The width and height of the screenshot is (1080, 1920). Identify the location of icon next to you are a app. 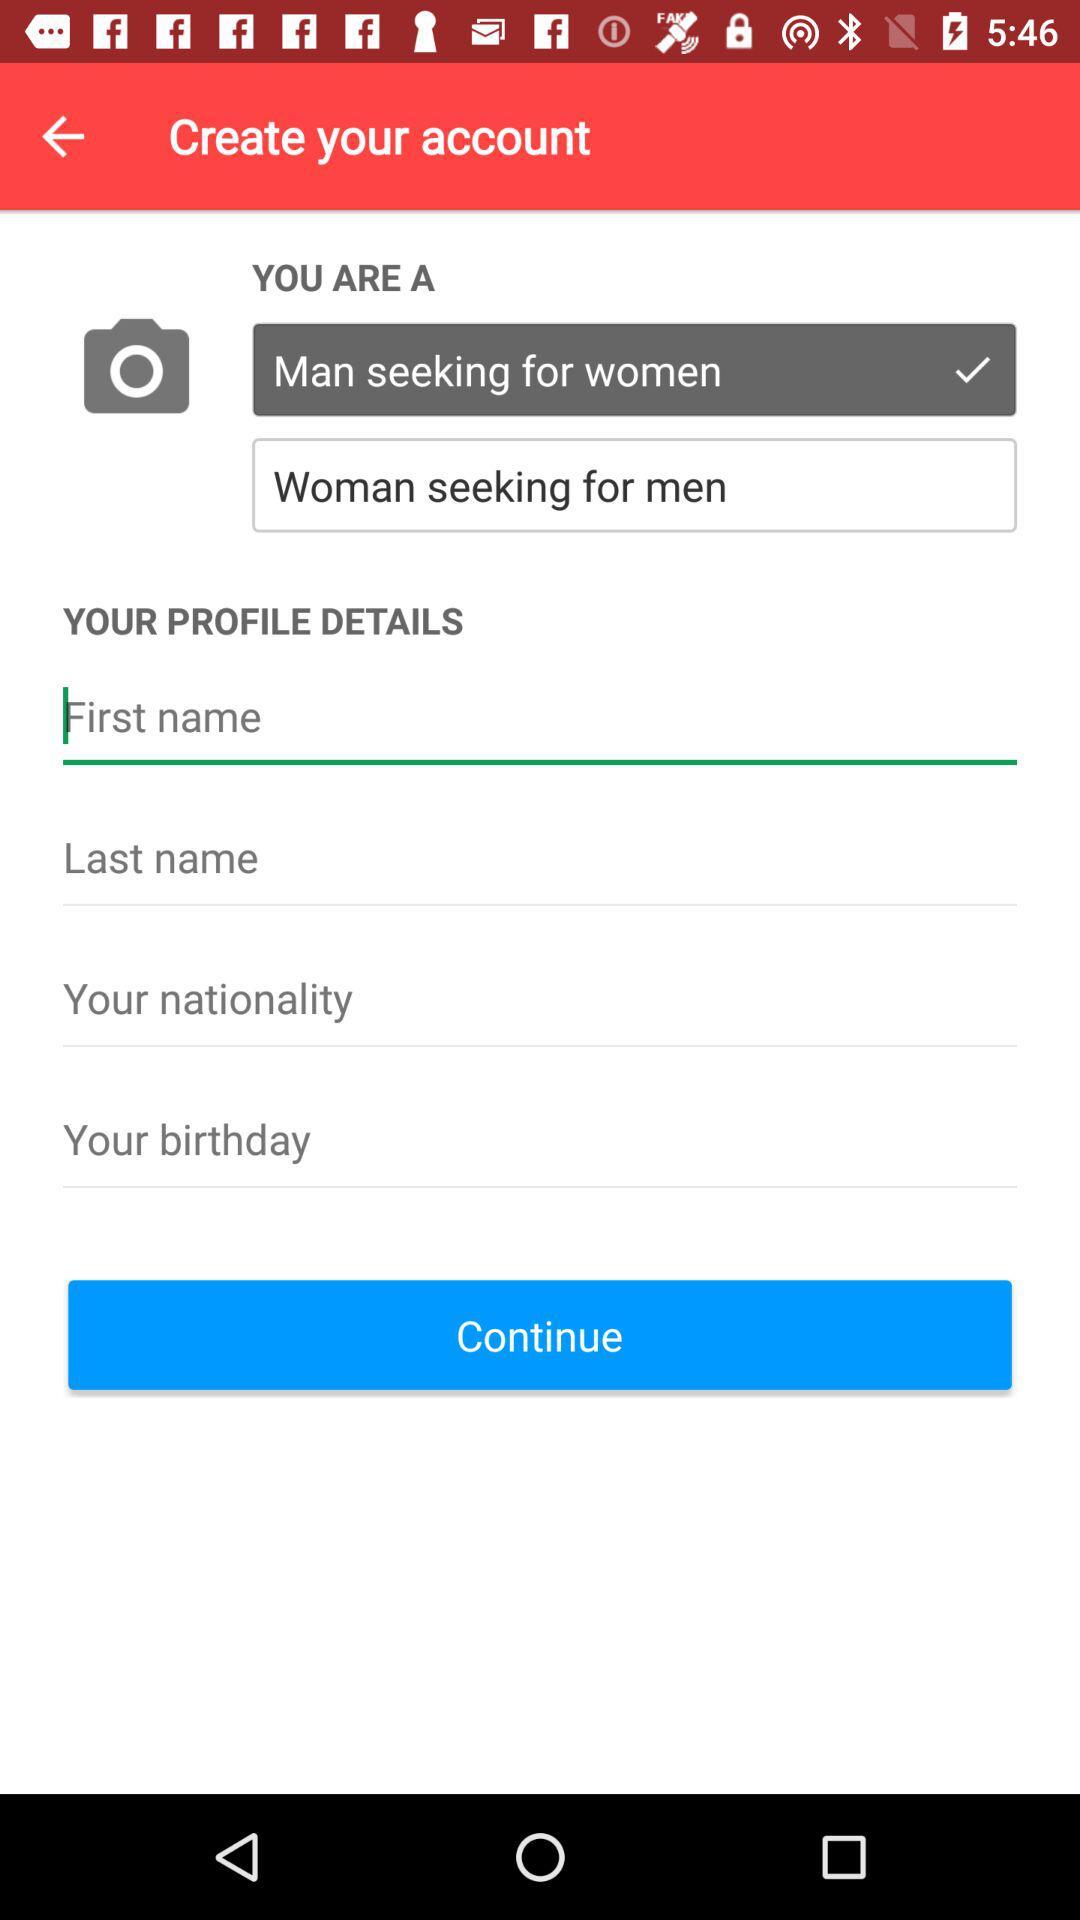
(135, 371).